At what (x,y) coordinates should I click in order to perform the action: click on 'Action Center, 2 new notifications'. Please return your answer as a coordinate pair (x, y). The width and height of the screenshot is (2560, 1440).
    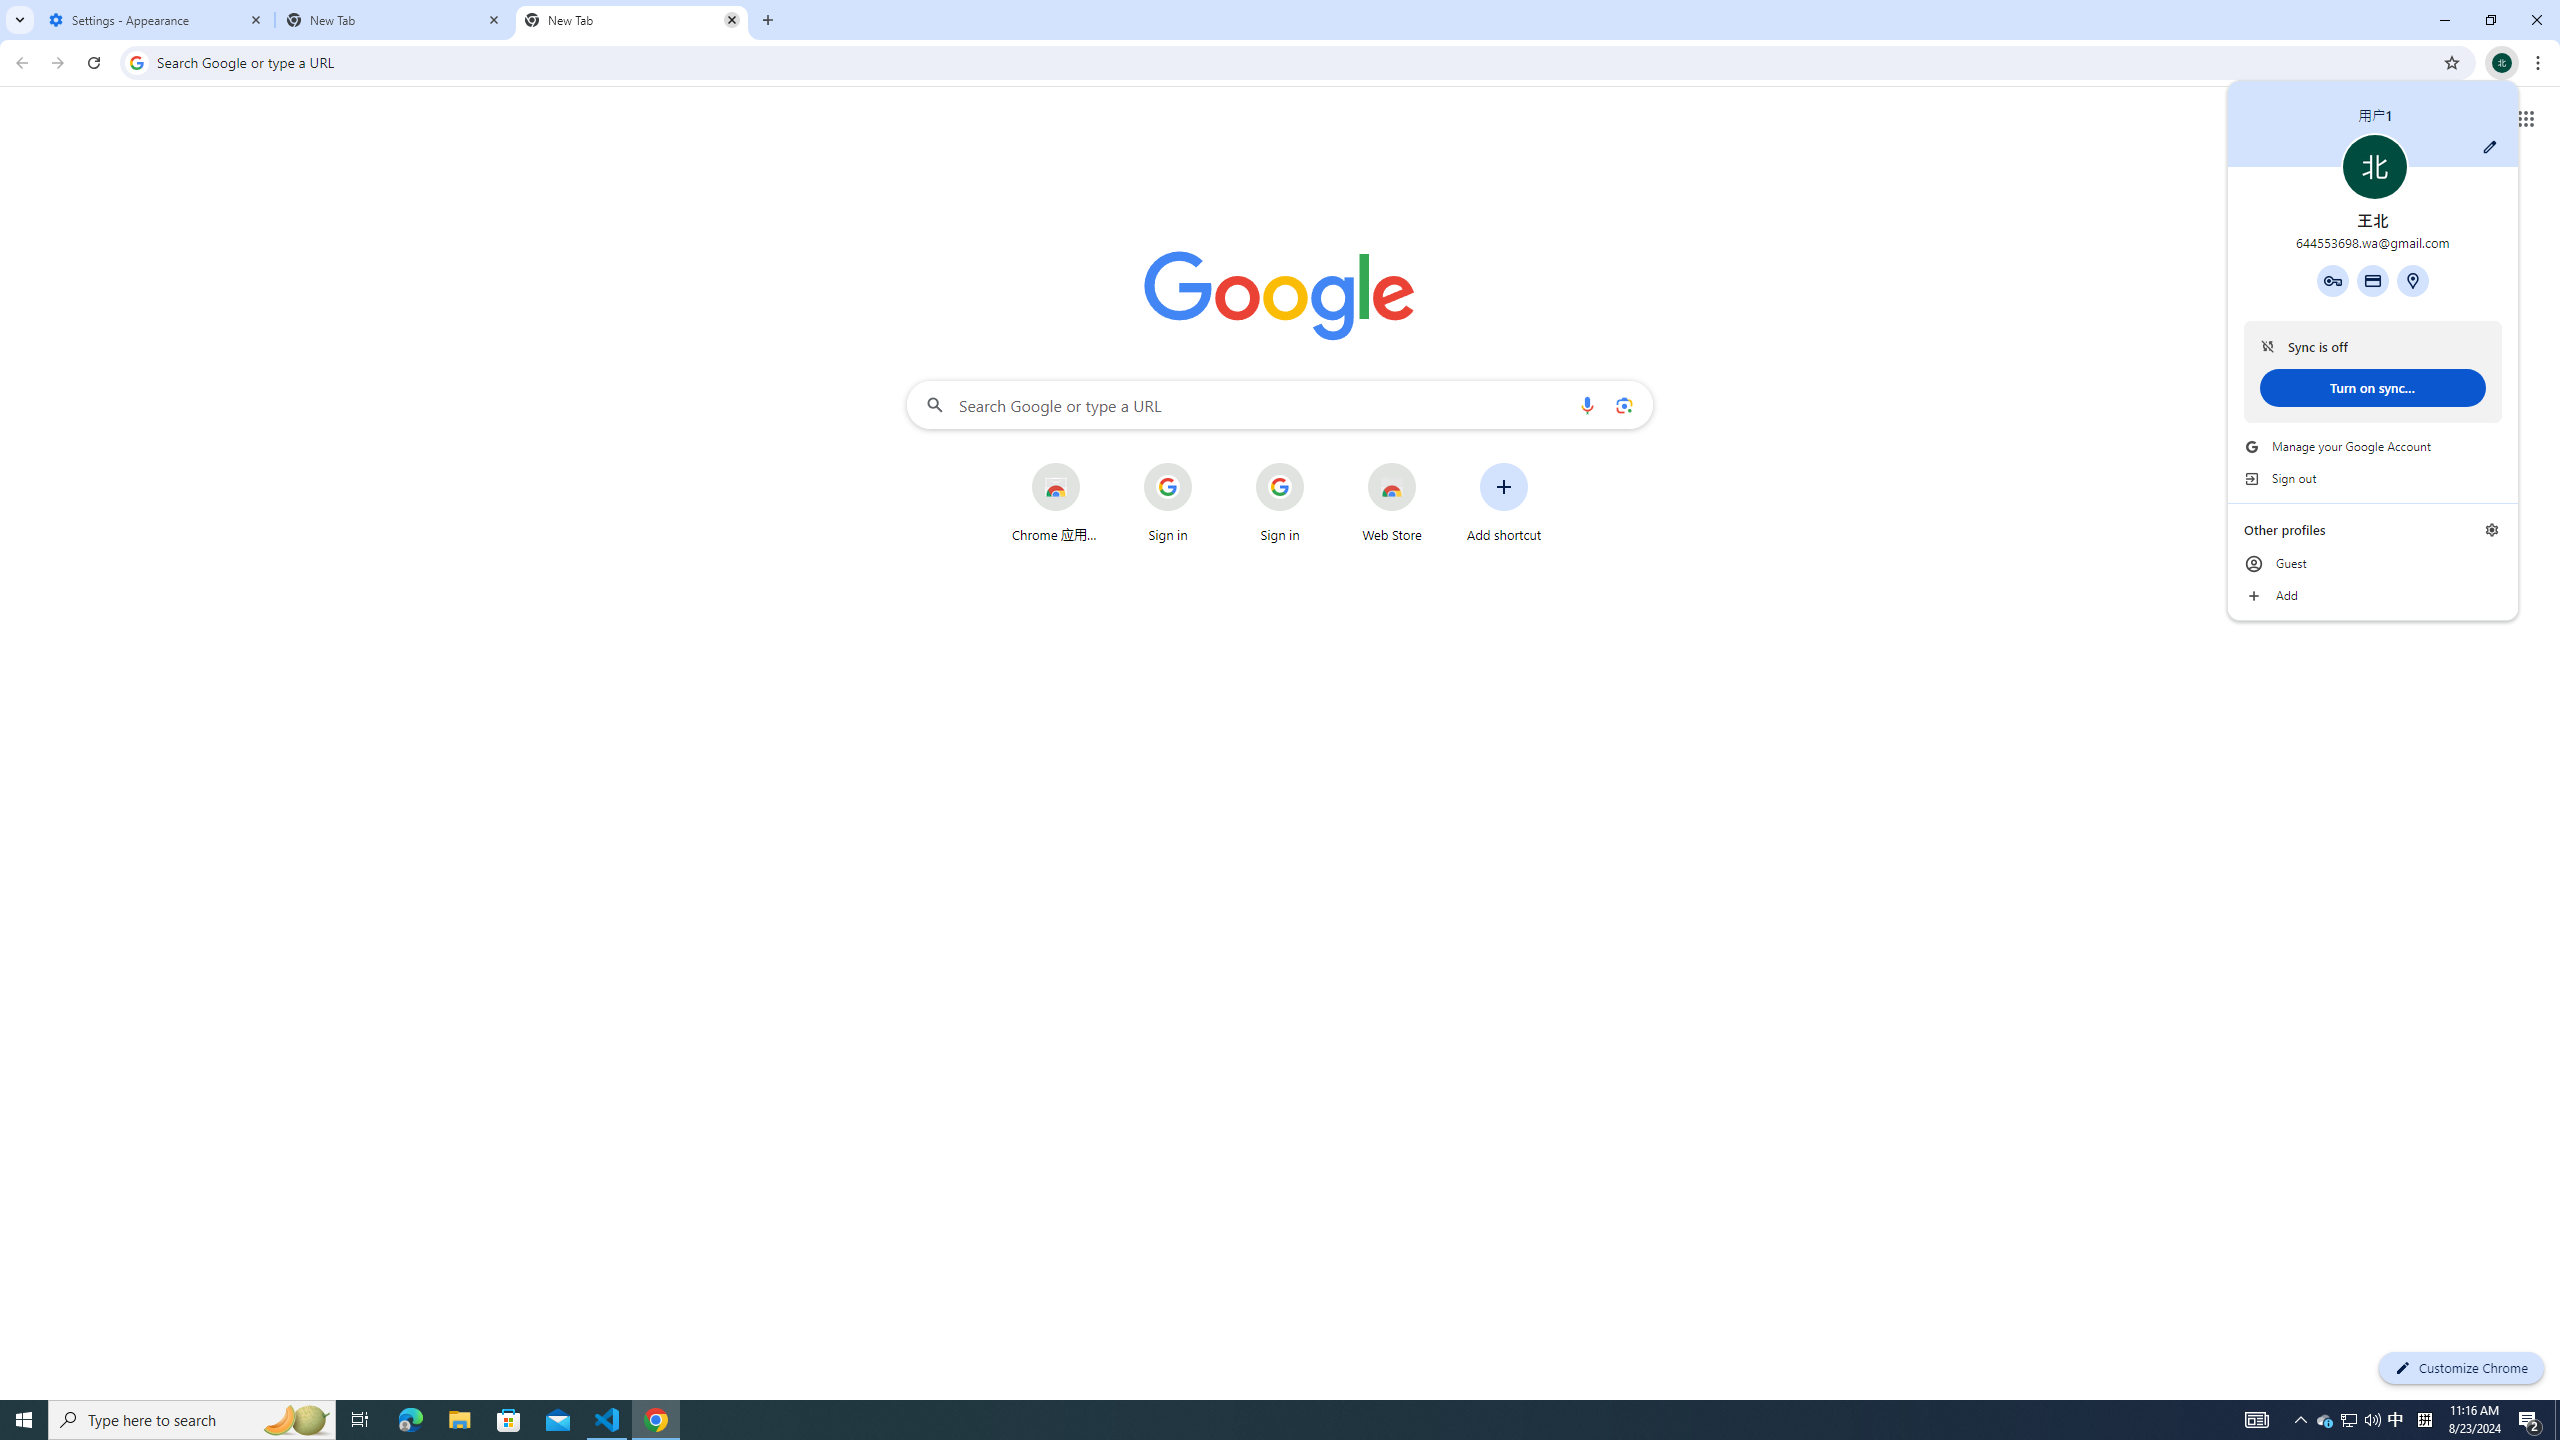
    Looking at the image, I should click on (2530, 1418).